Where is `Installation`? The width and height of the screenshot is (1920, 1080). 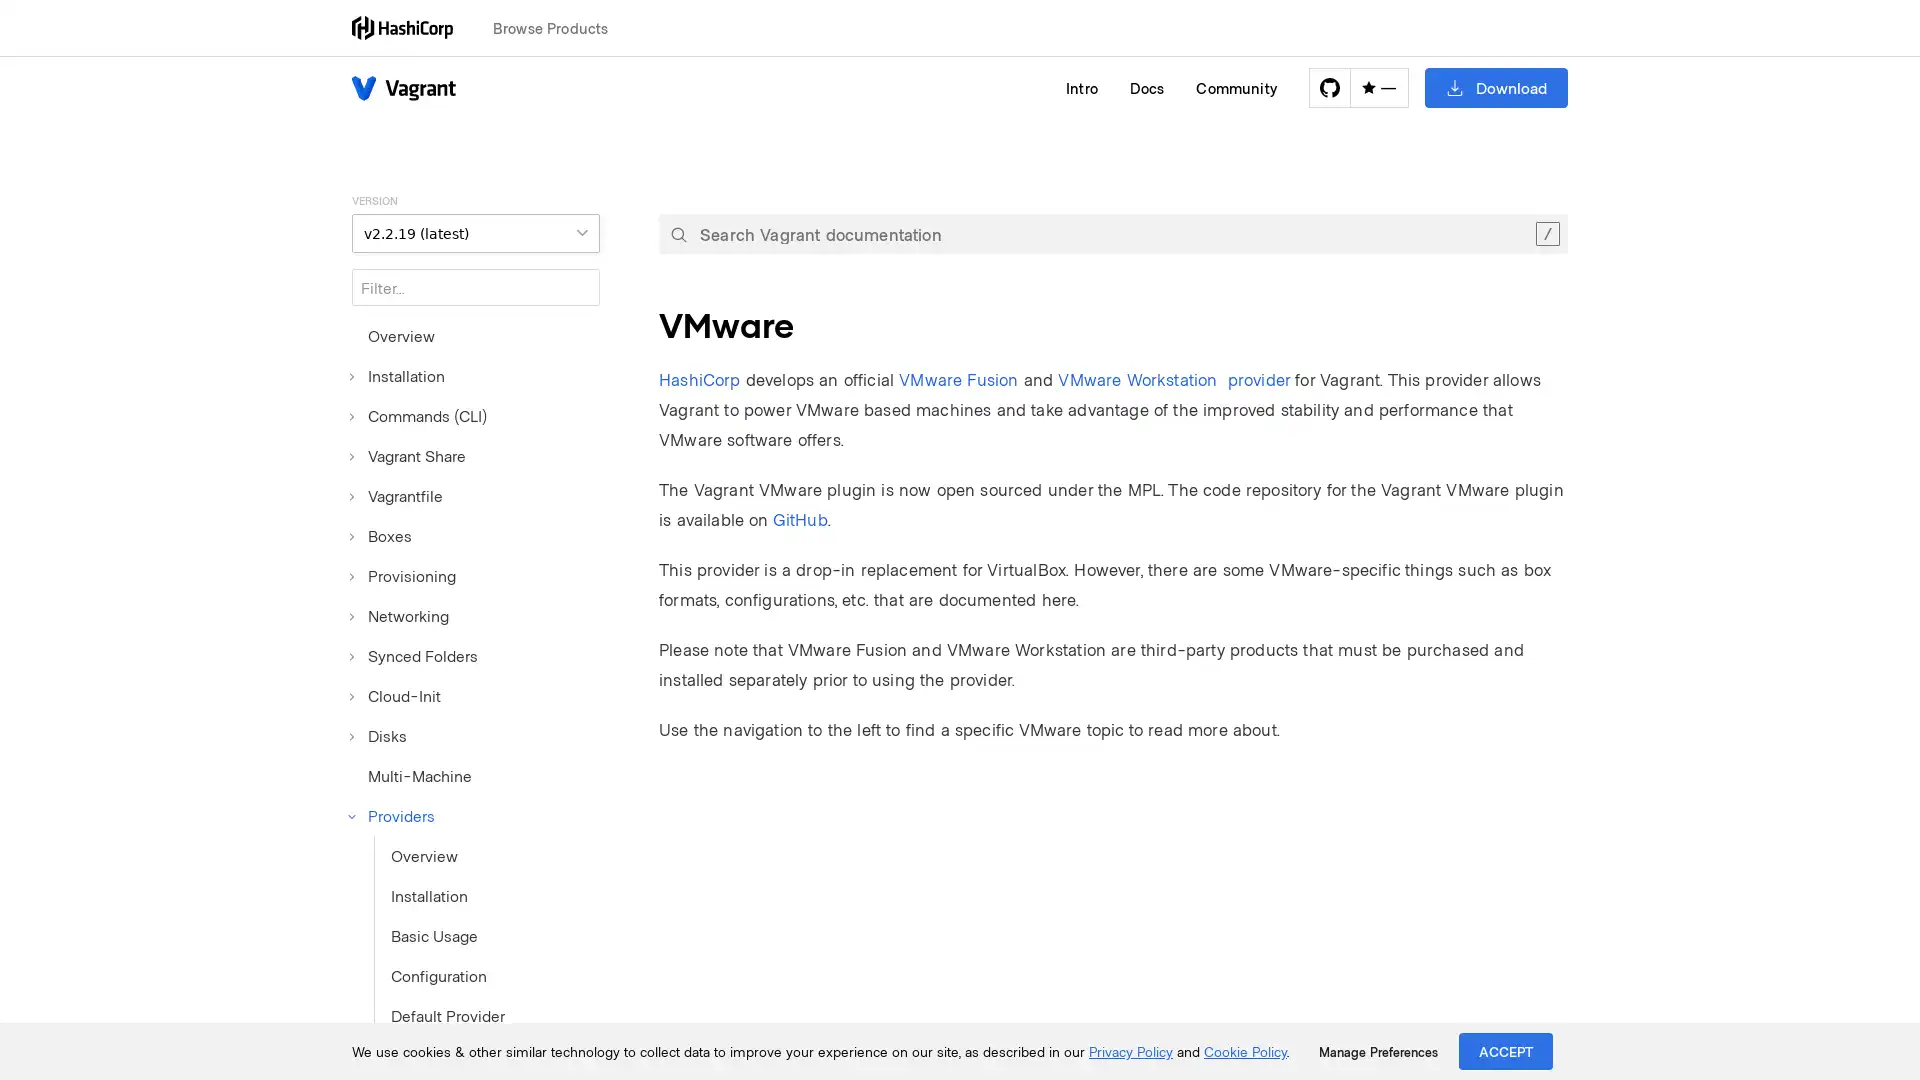
Installation is located at coordinates (398, 375).